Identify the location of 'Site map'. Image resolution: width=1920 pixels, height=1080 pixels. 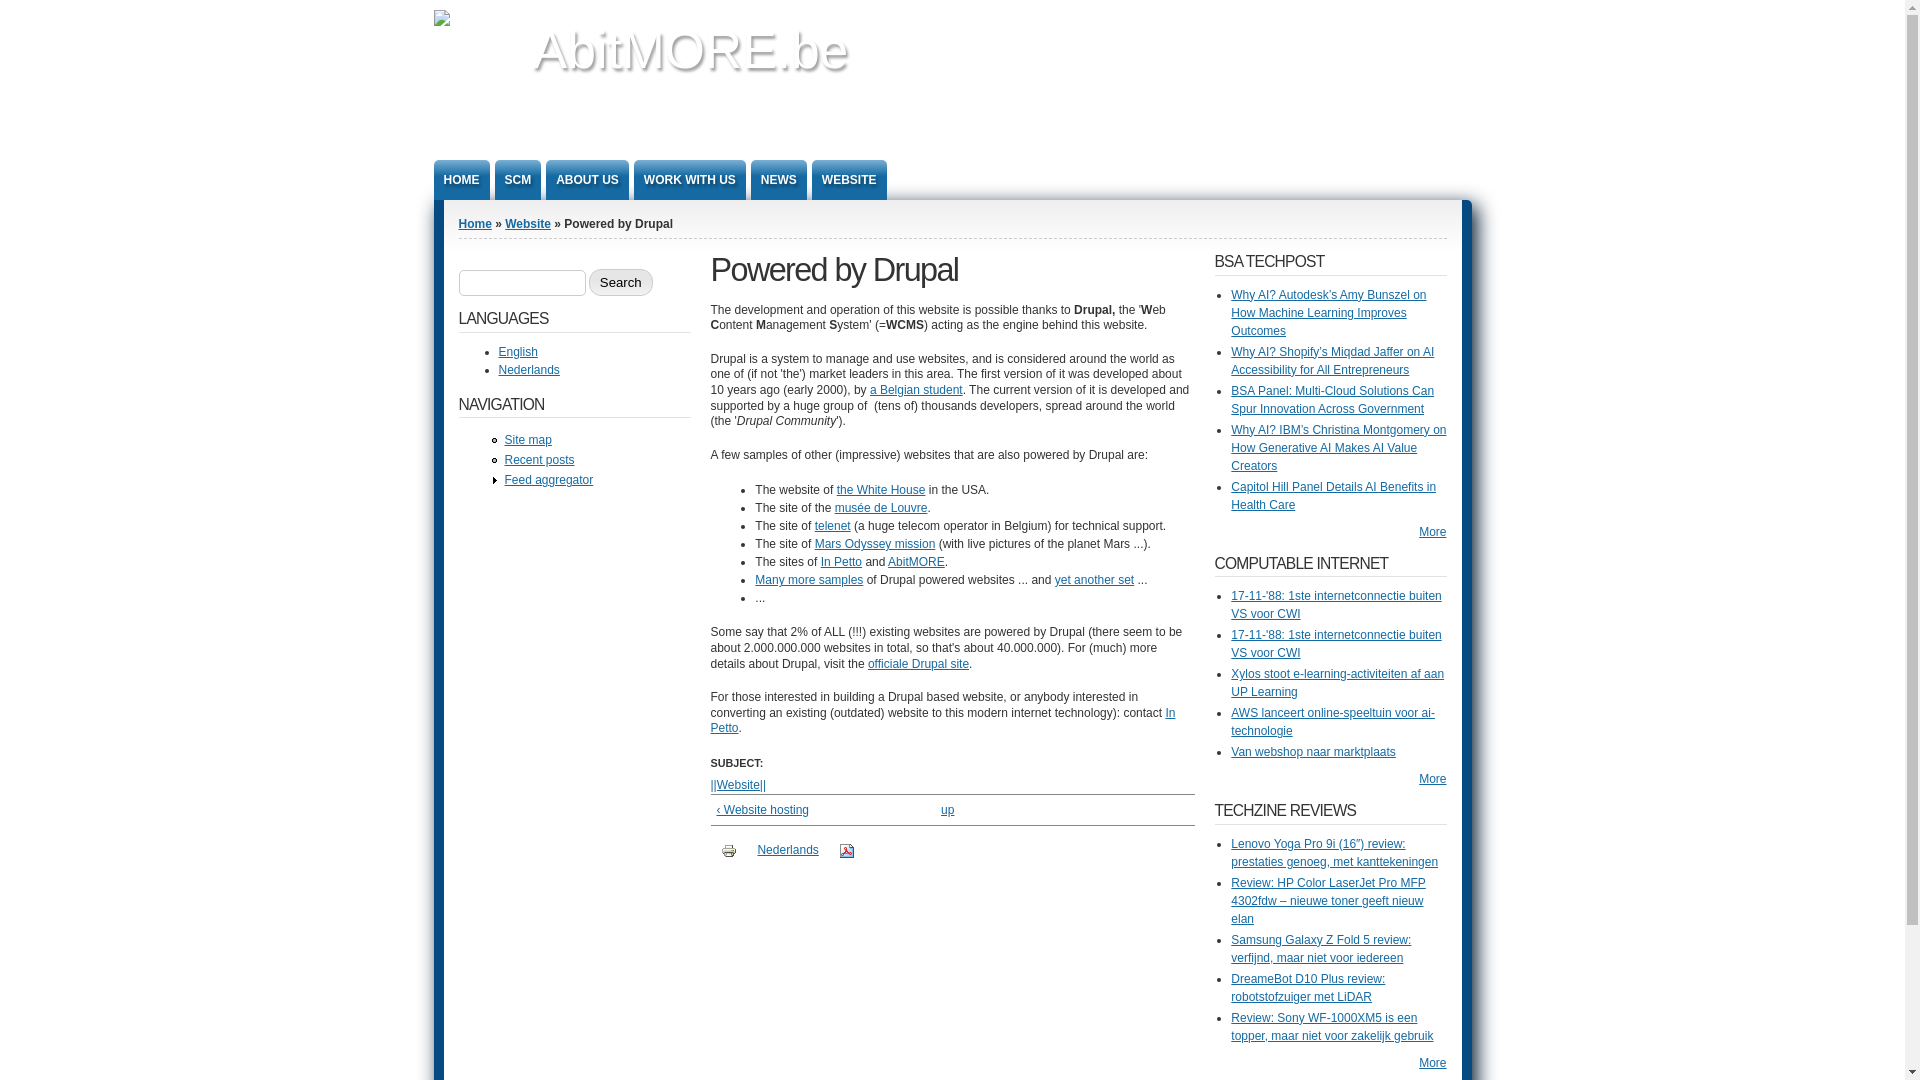
(504, 438).